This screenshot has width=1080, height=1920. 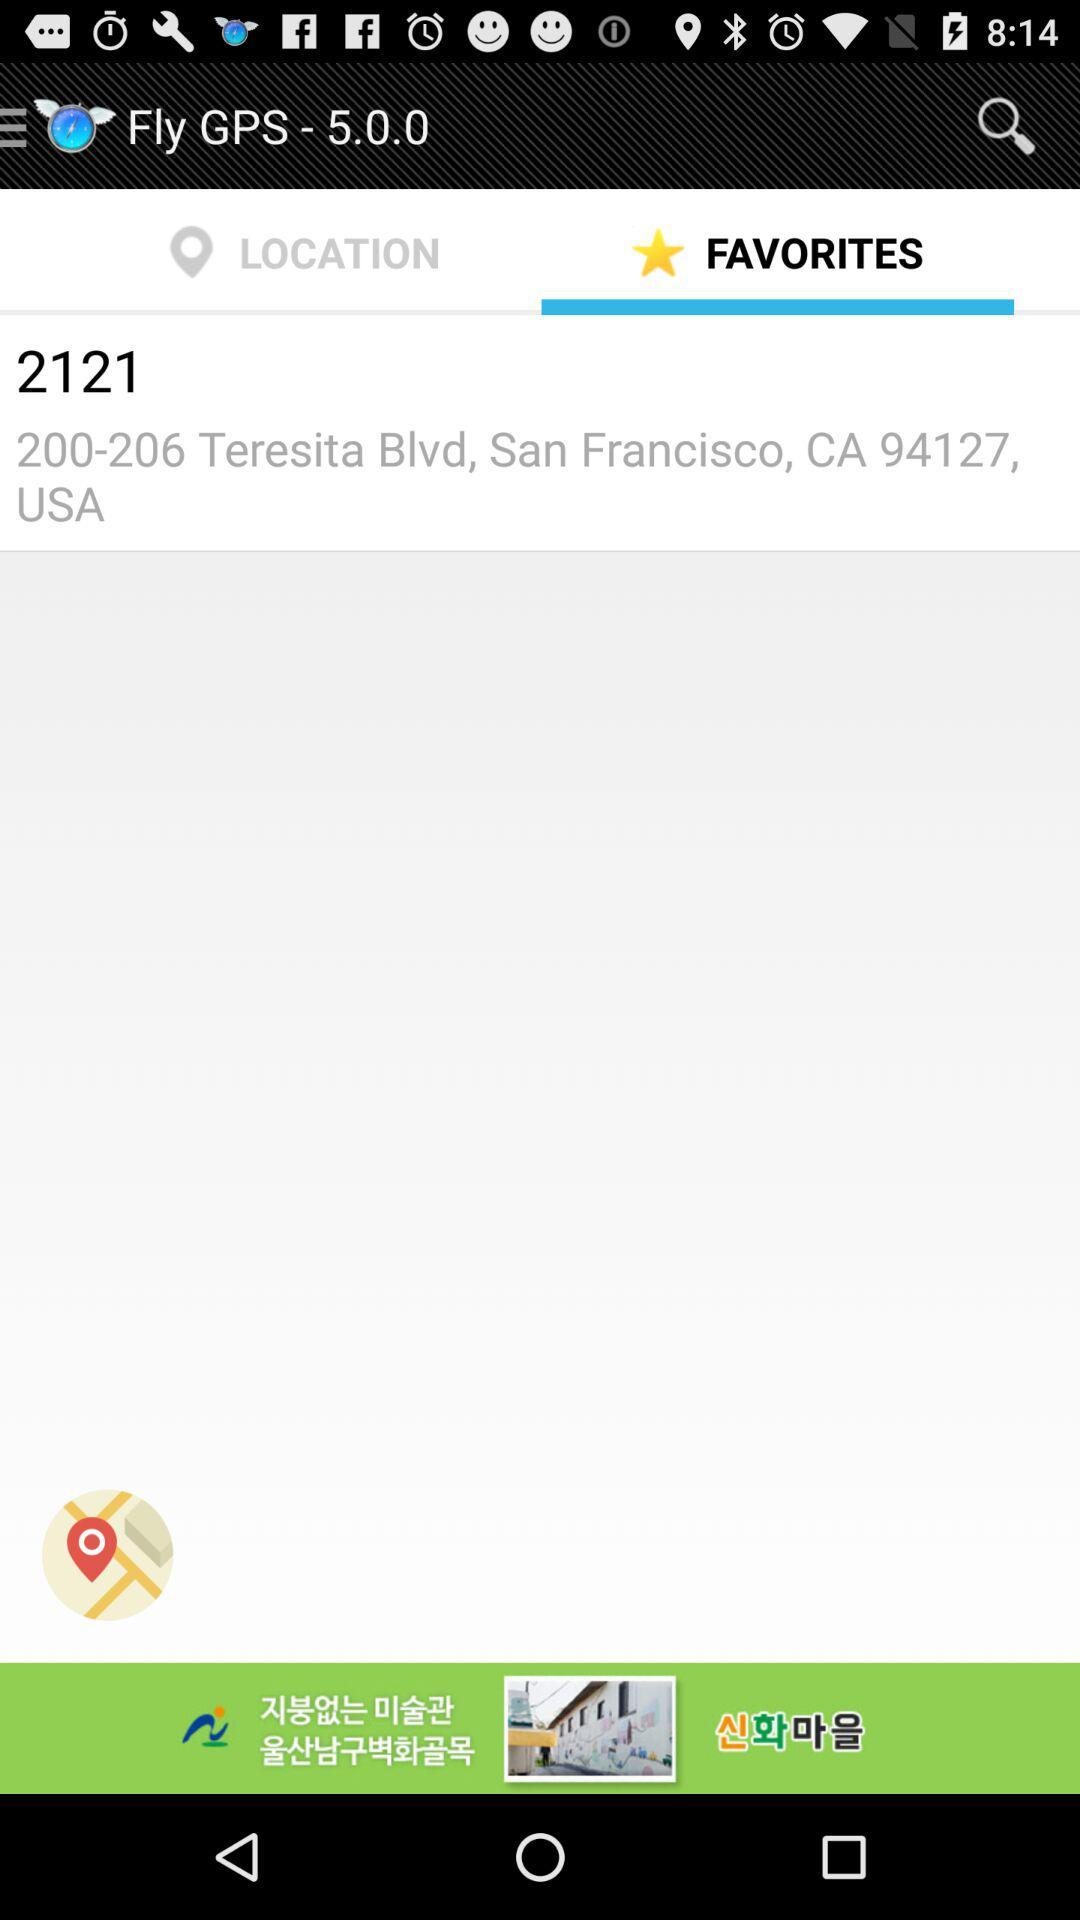 What do you see at coordinates (107, 1554) in the screenshot?
I see `icon below 200 206 teresita item` at bounding box center [107, 1554].